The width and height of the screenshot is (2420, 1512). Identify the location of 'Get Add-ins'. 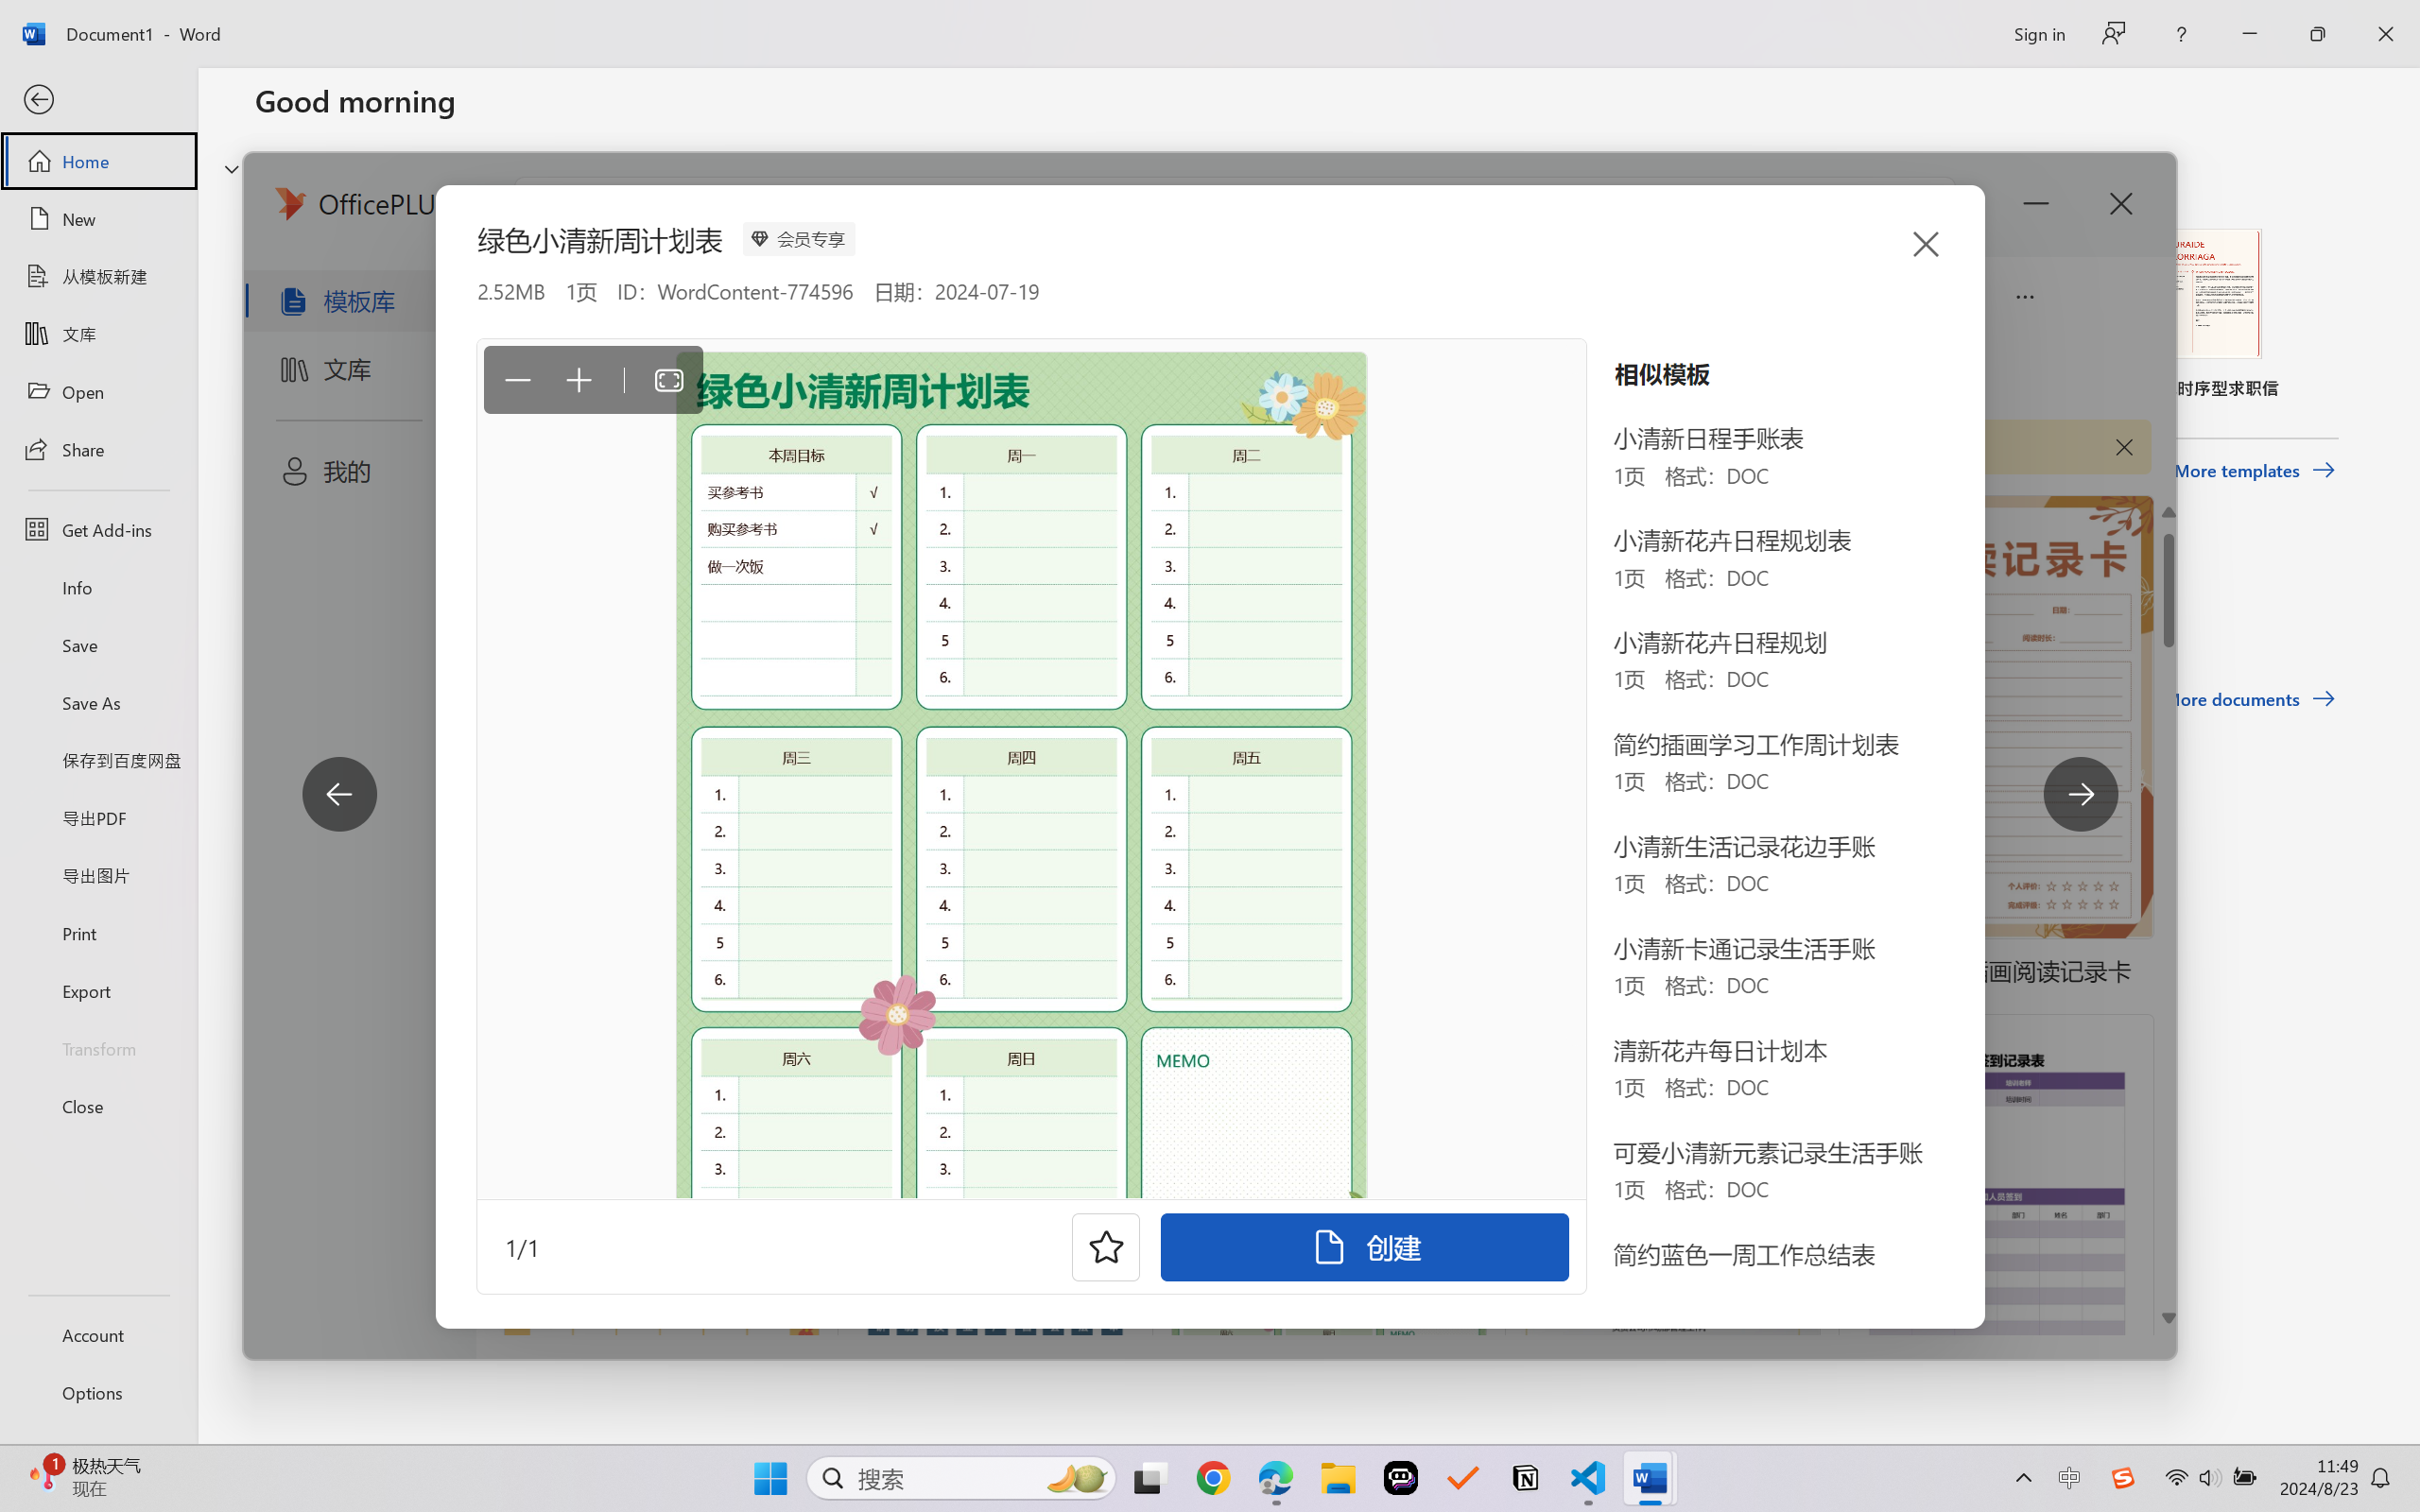
(97, 528).